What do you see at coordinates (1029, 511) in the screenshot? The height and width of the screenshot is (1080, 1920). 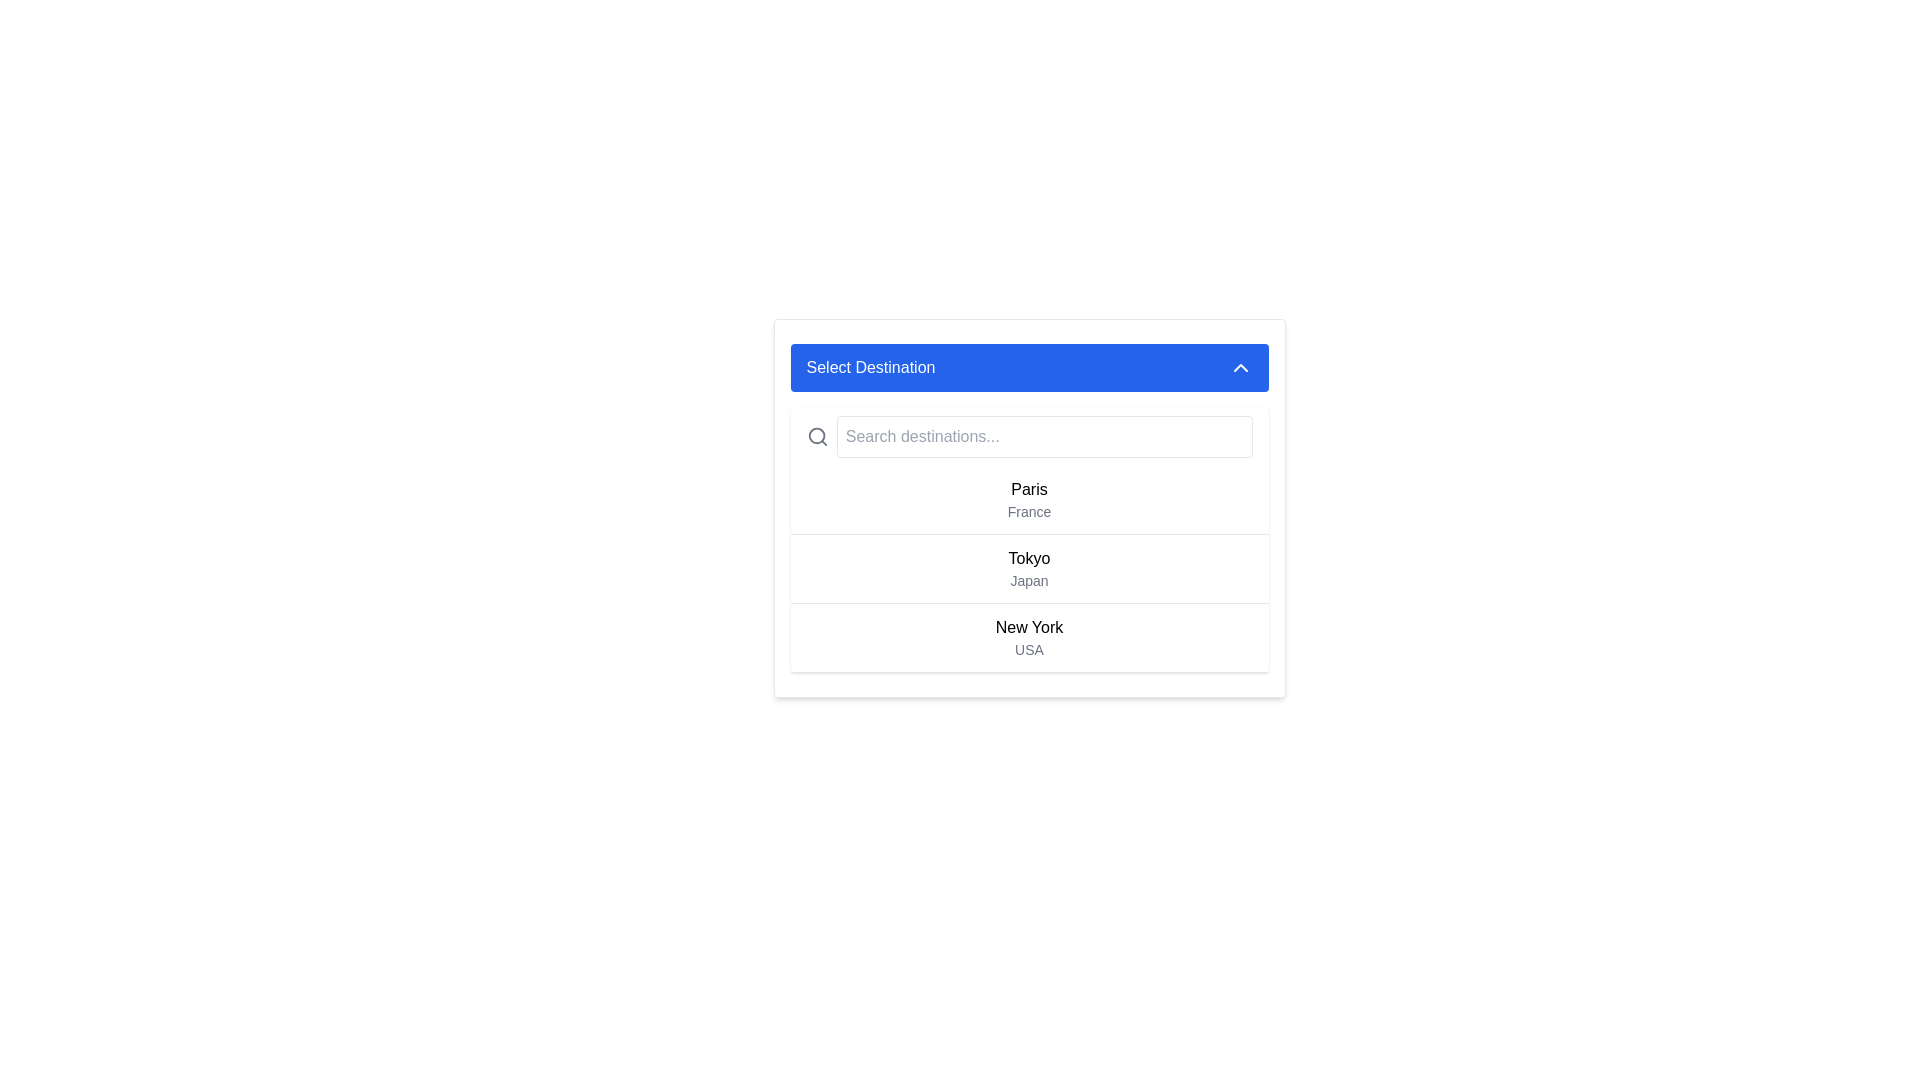 I see `the text element 'France', which is displayed in a smaller, gray font directly beneath 'Paris' in the selection list interface` at bounding box center [1029, 511].